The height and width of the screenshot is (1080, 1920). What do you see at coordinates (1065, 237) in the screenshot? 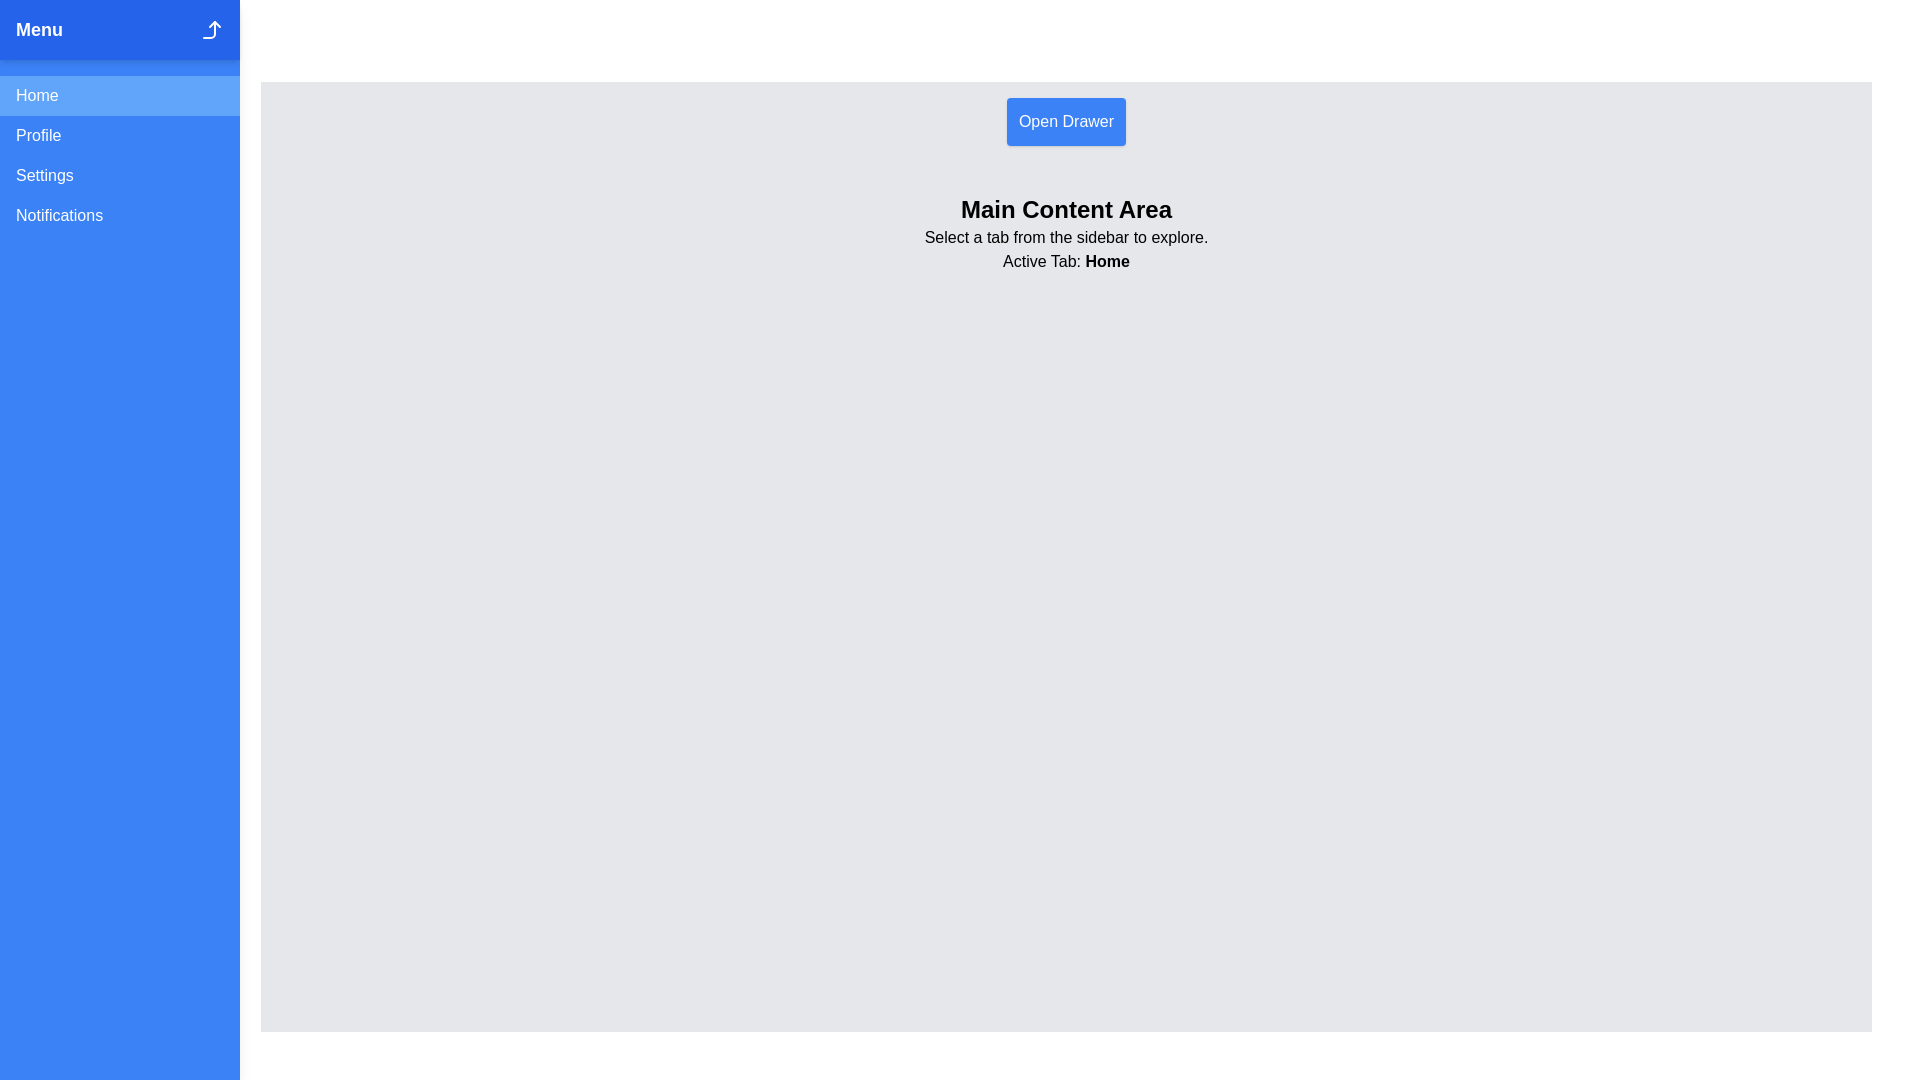
I see `the Static Text element that provides instructions for interacting with tabs in the sidebar, located between the 'Main Content Area' heading and the 'Active Tab: Home' text` at bounding box center [1065, 237].